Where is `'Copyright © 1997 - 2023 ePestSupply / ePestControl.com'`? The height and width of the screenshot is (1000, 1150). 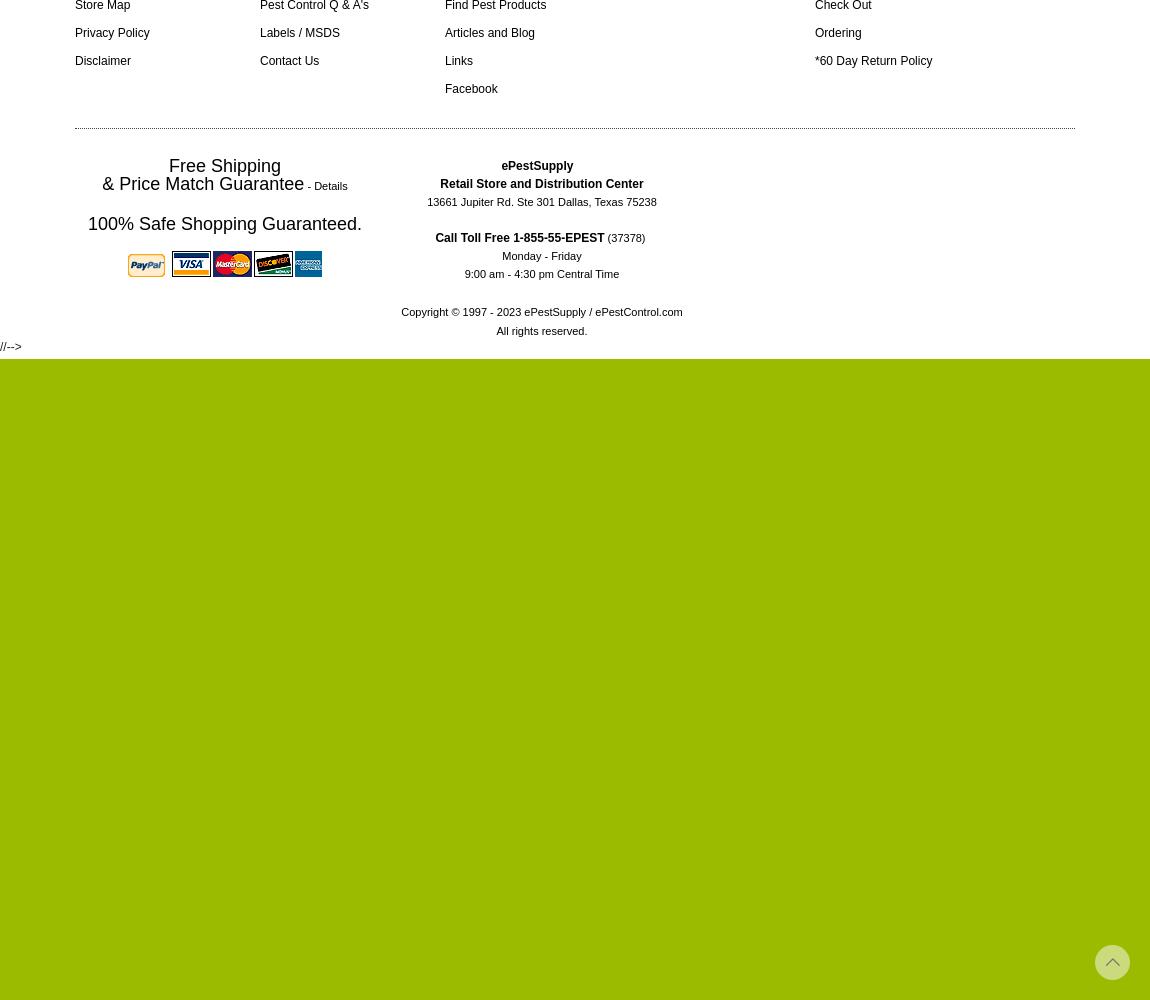 'Copyright © 1997 - 2023 ePestSupply / ePestControl.com' is located at coordinates (541, 312).